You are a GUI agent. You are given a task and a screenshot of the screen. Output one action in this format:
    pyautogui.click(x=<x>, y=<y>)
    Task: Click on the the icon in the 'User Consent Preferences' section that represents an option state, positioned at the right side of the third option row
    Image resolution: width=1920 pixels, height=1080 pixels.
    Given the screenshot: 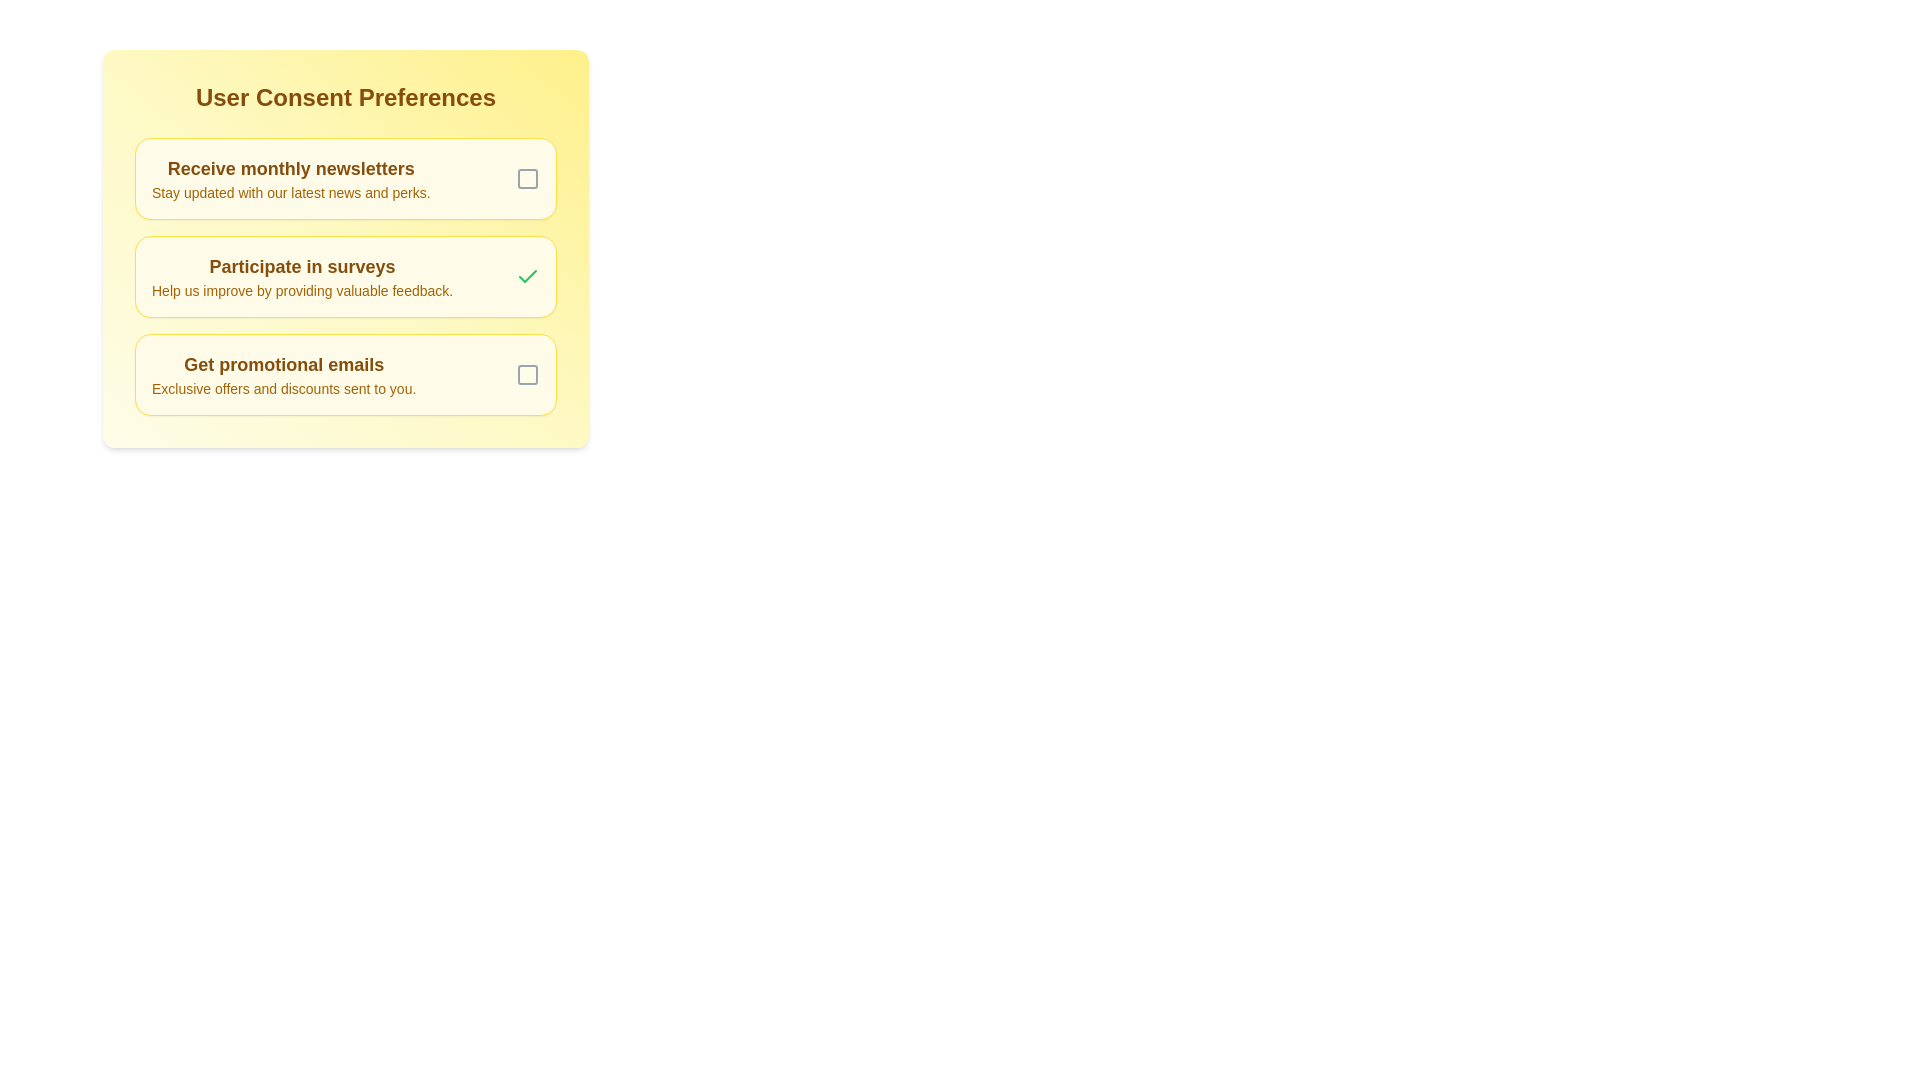 What is the action you would take?
    pyautogui.click(x=528, y=374)
    